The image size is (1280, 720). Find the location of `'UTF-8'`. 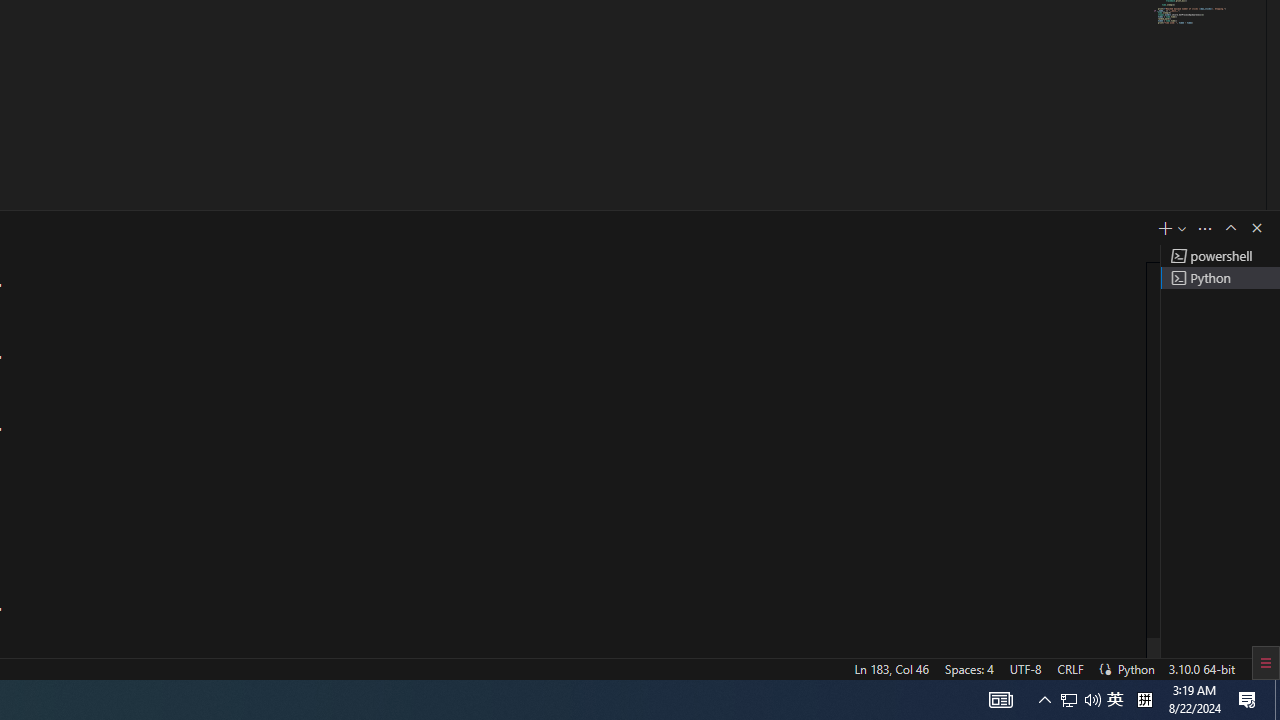

'UTF-8' is located at coordinates (1025, 668).